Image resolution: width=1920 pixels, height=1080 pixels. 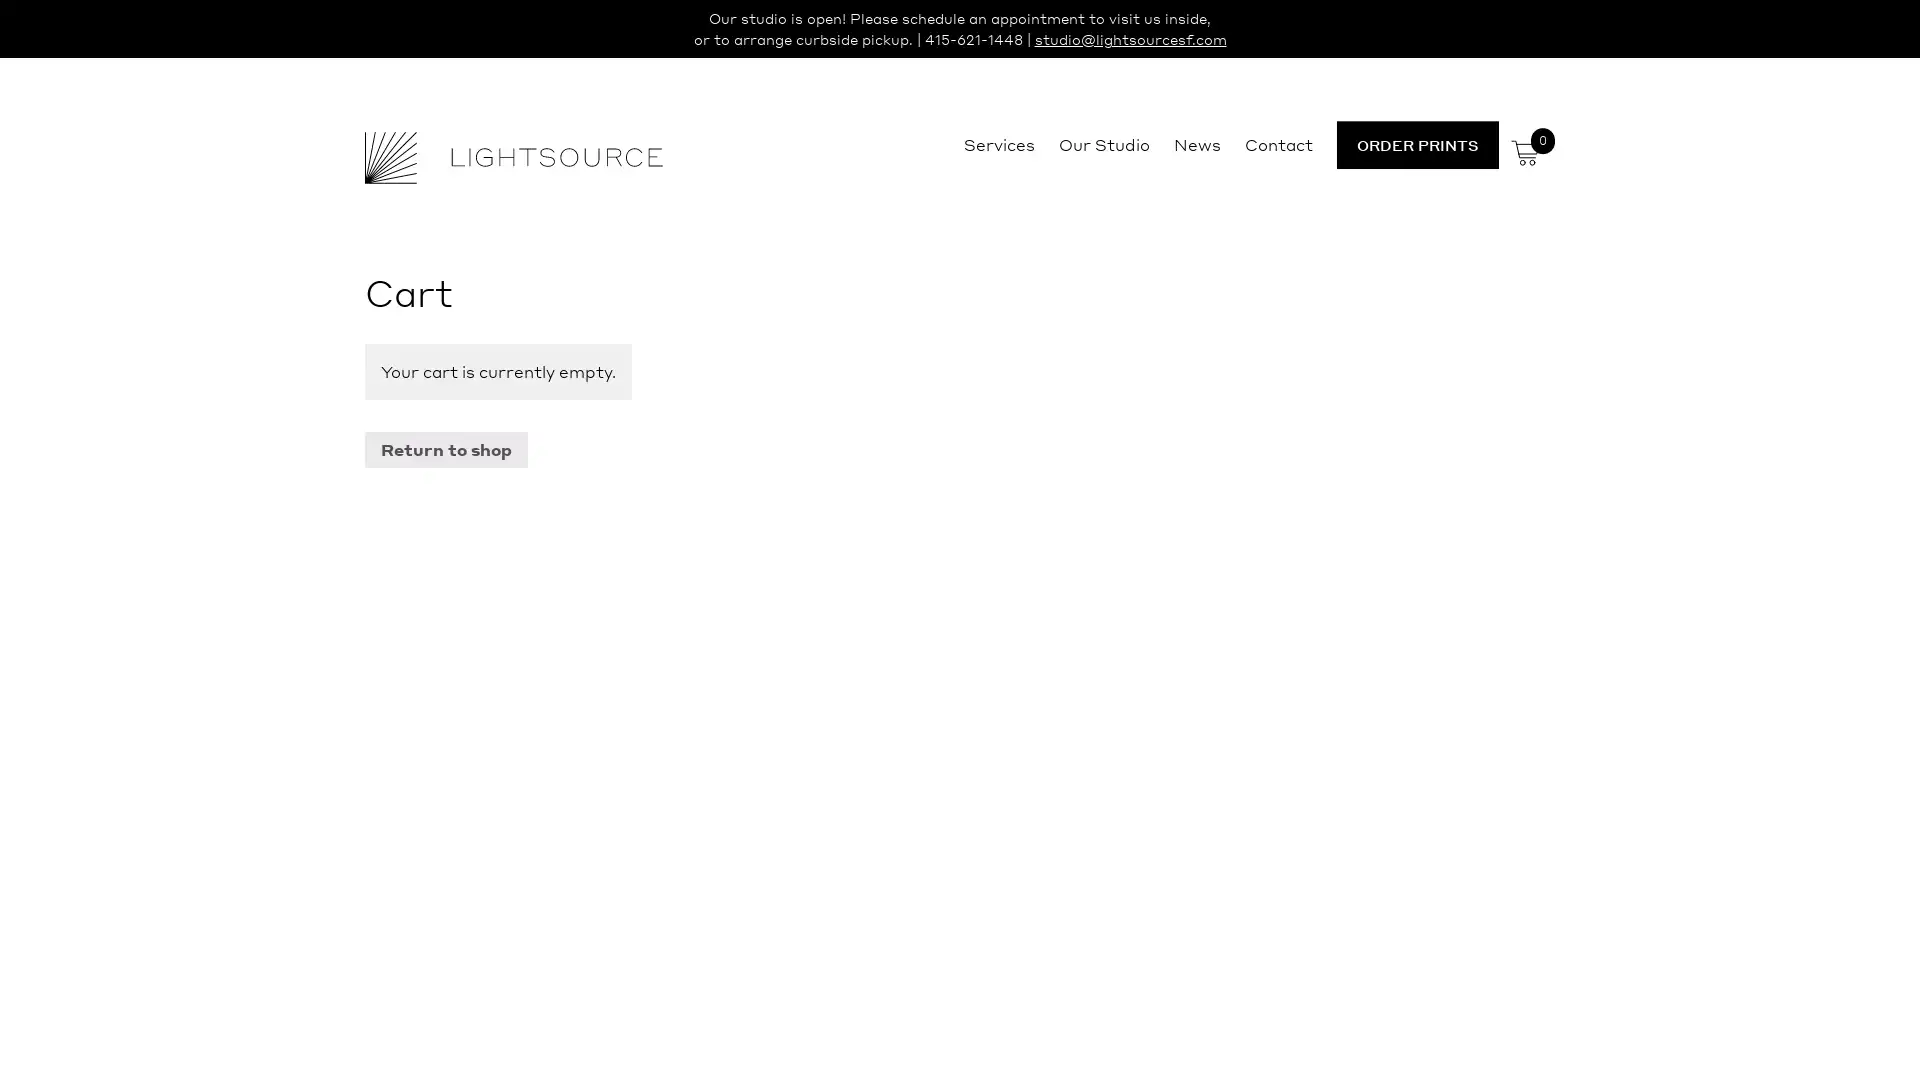 I want to click on Sign up, so click(x=1147, y=696).